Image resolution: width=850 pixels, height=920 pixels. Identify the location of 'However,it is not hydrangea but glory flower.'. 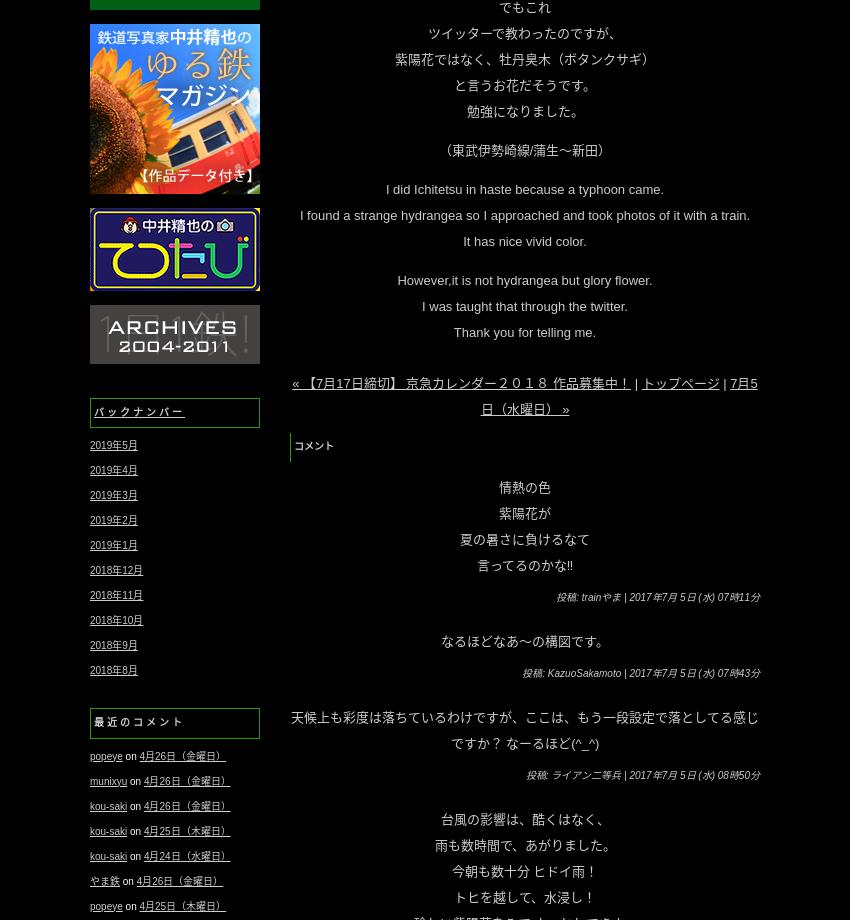
(397, 280).